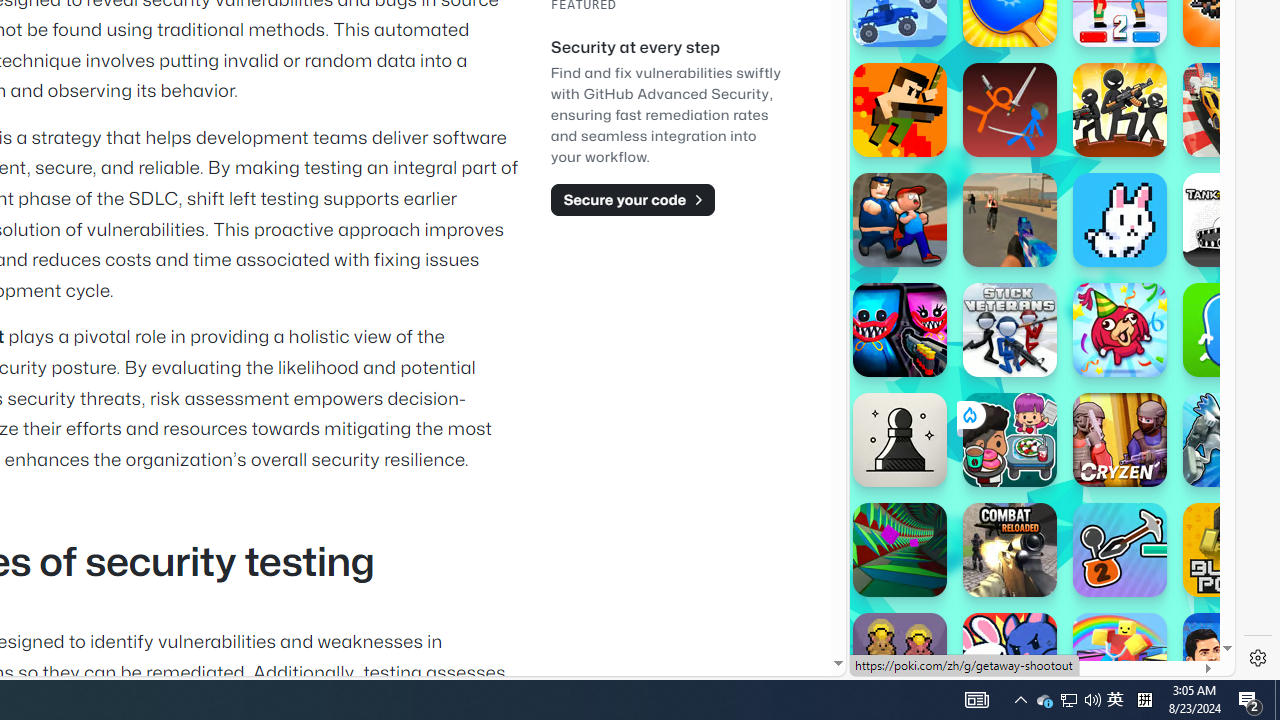 Image resolution: width=1280 pixels, height=720 pixels. Describe the element at coordinates (1120, 659) in the screenshot. I see `'Rainbow Obby'` at that location.